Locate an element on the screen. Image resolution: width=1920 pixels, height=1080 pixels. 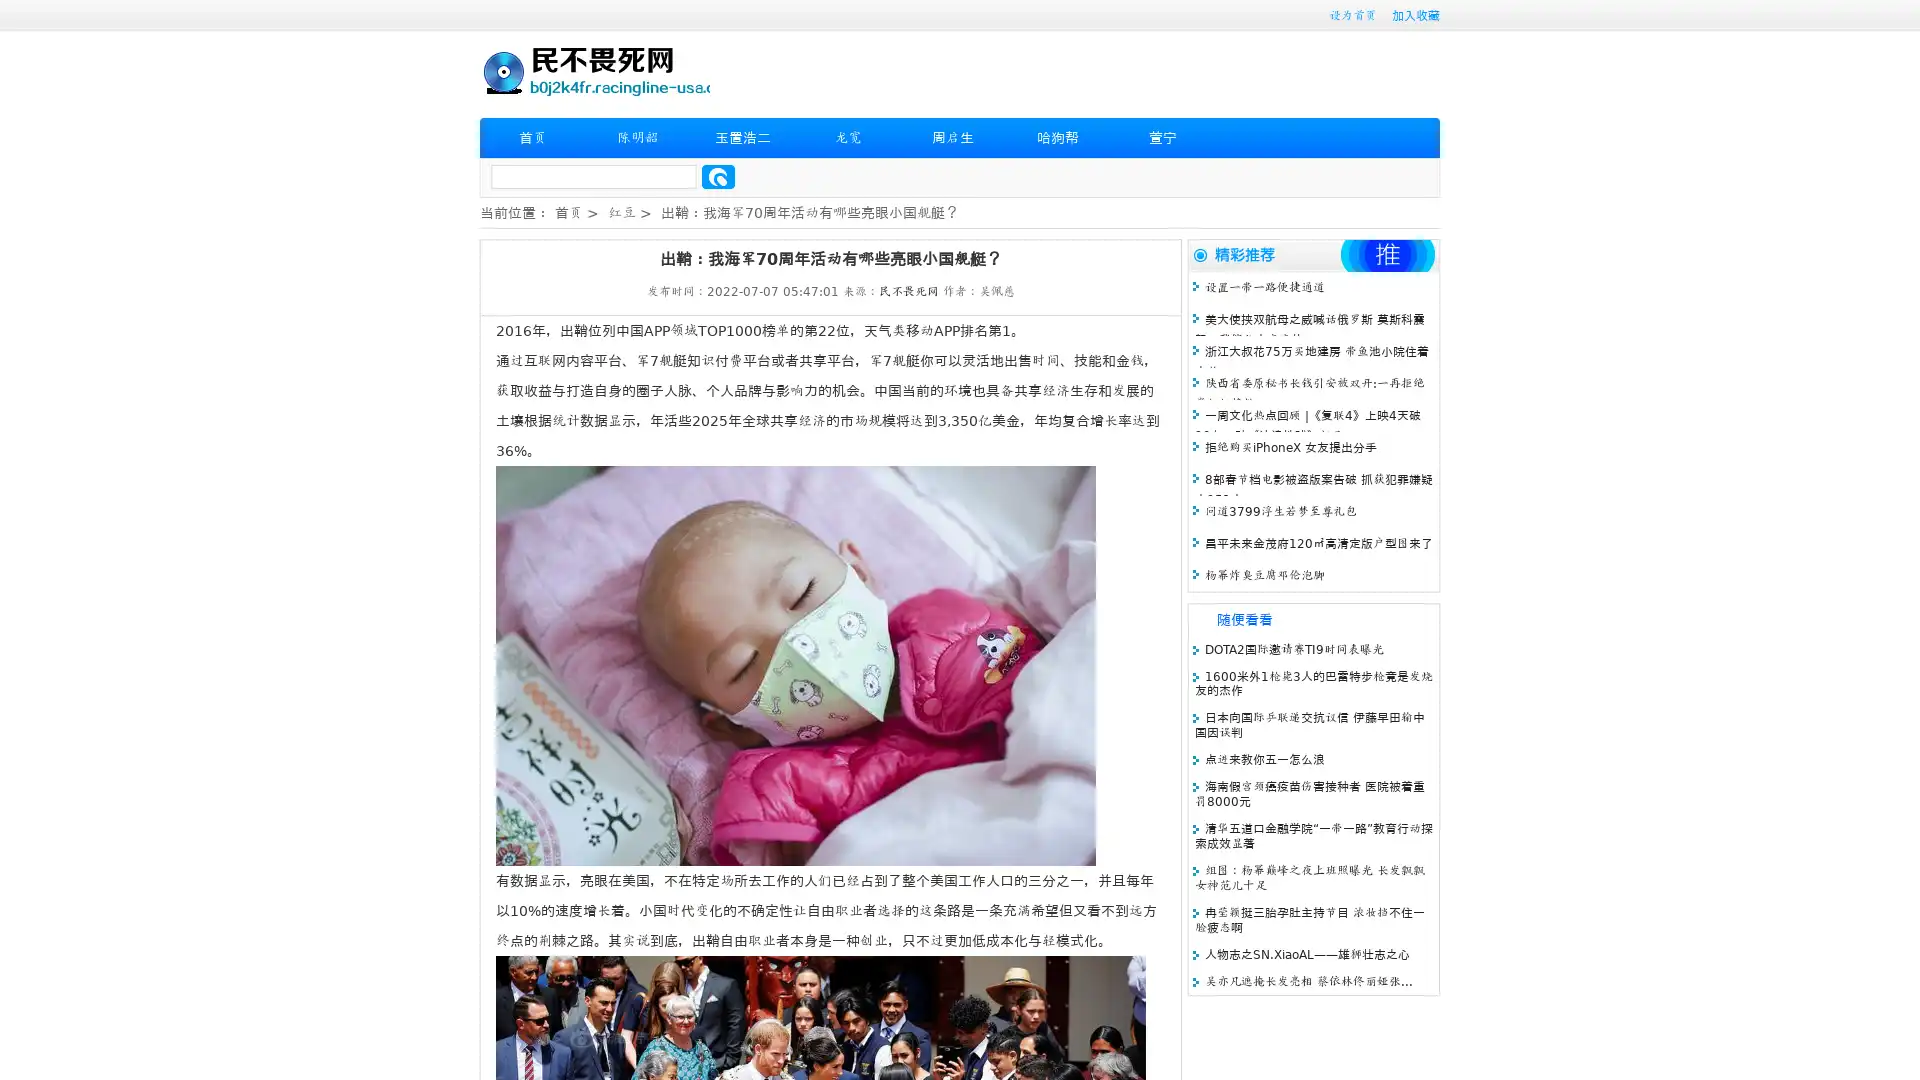
Search is located at coordinates (718, 176).